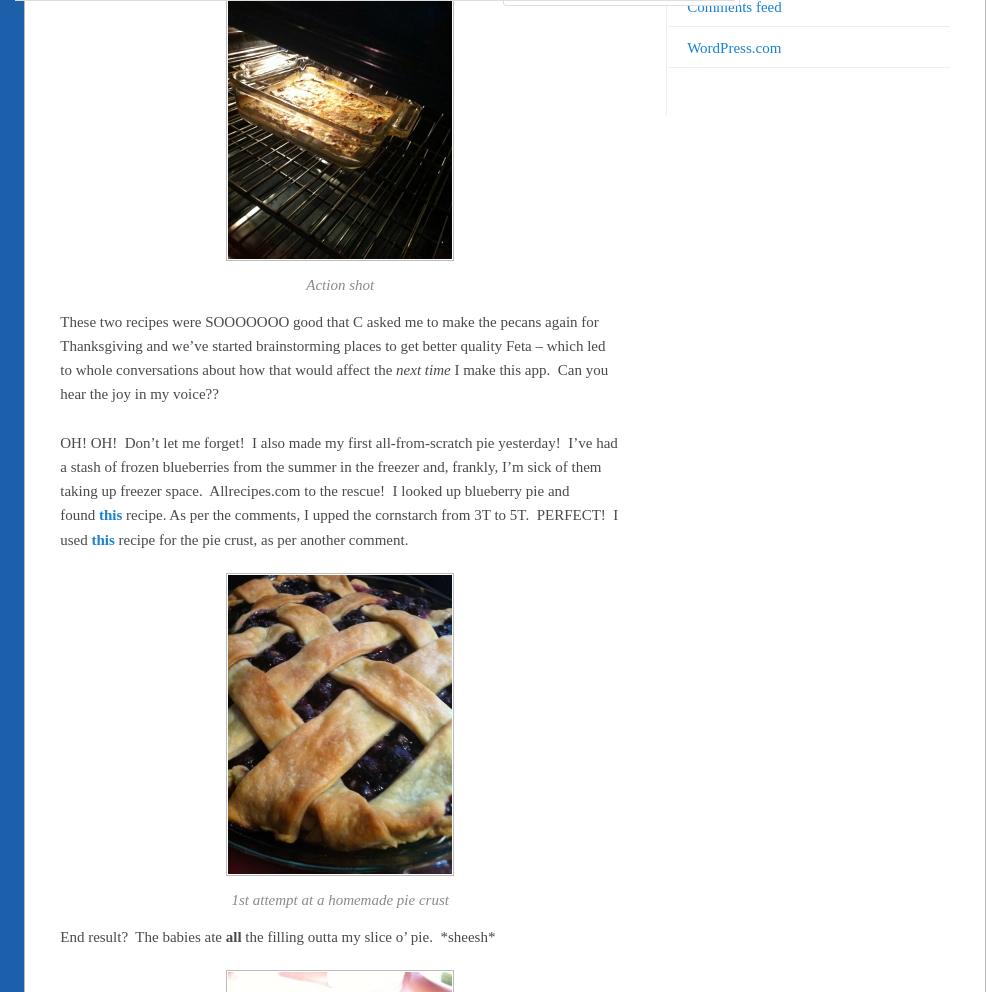 The height and width of the screenshot is (992, 986). I want to click on 'next time', so click(394, 369).